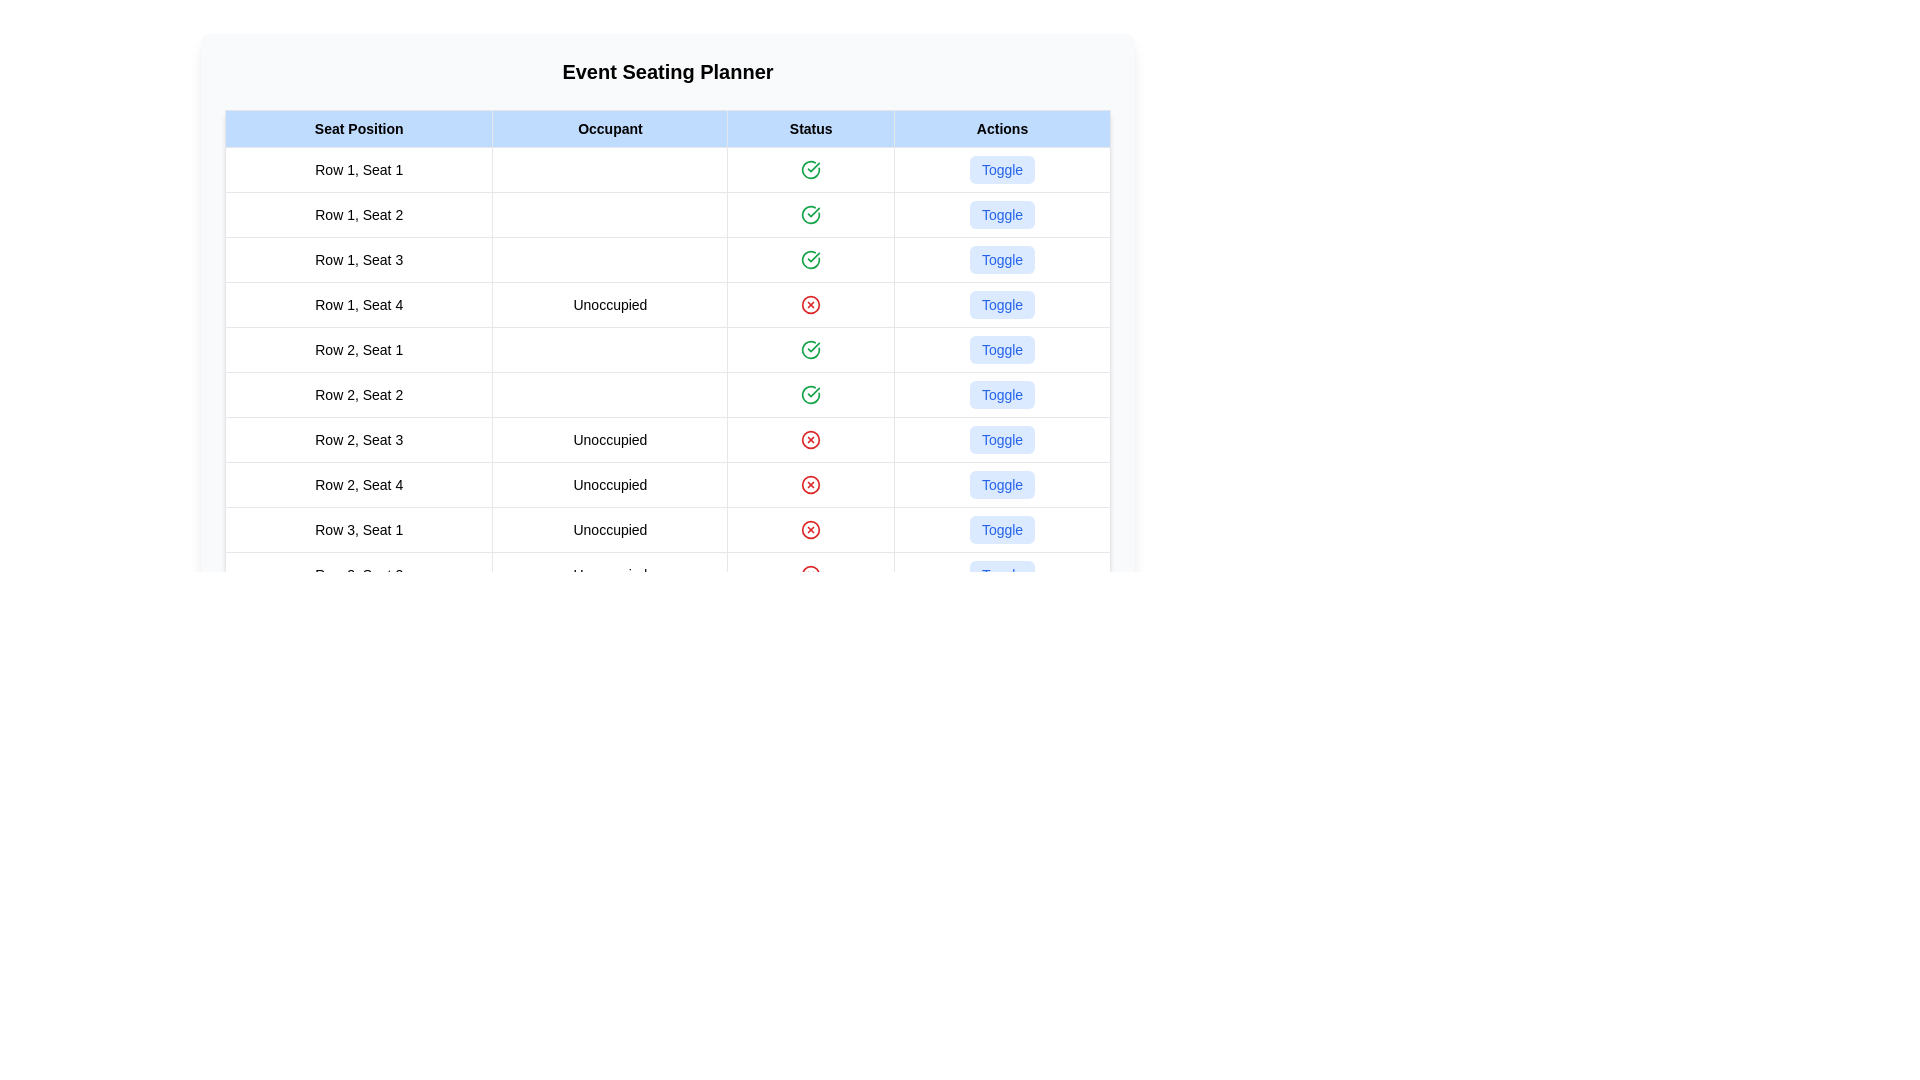 The height and width of the screenshot is (1080, 1920). I want to click on the static text label displaying the occupancy status of 'Row 1, Seat 4', which indicates that the seat is currently 'Unoccupied', so click(609, 304).